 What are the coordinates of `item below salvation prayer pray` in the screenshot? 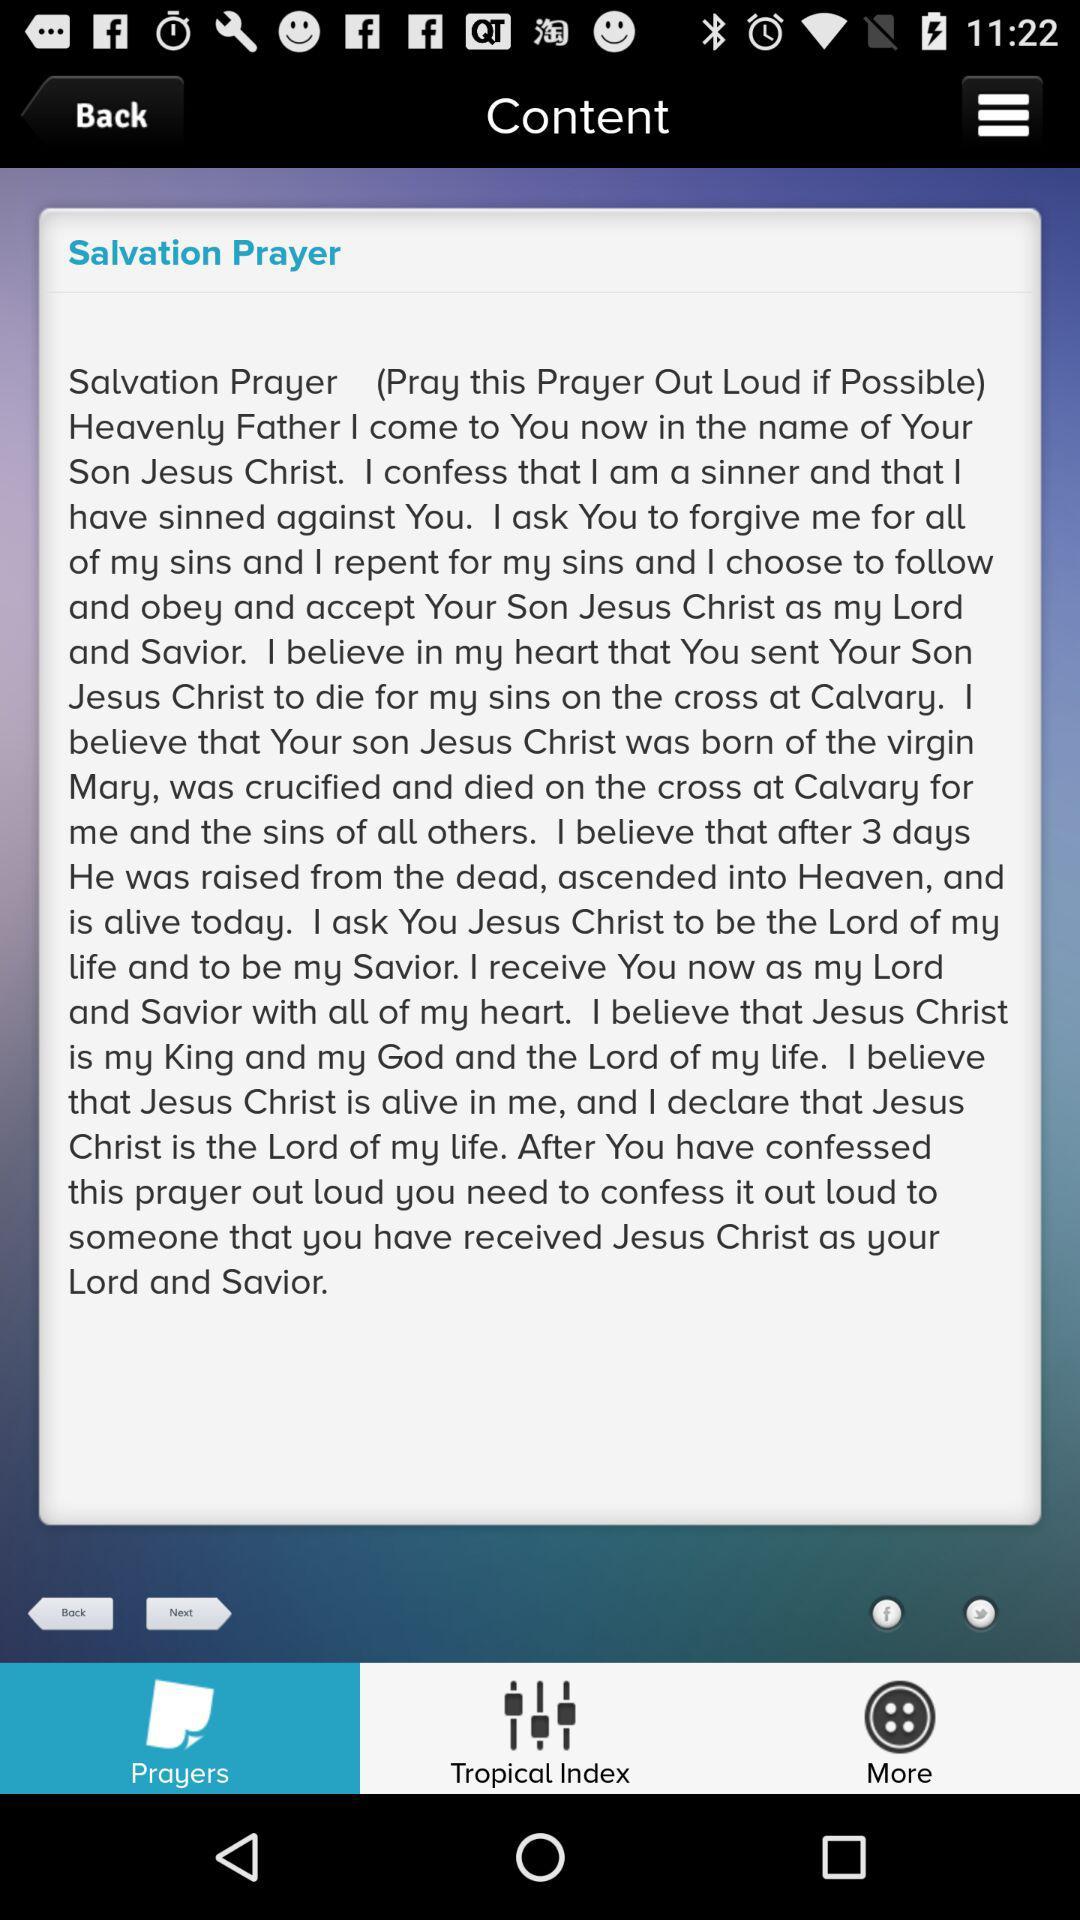 It's located at (979, 1613).